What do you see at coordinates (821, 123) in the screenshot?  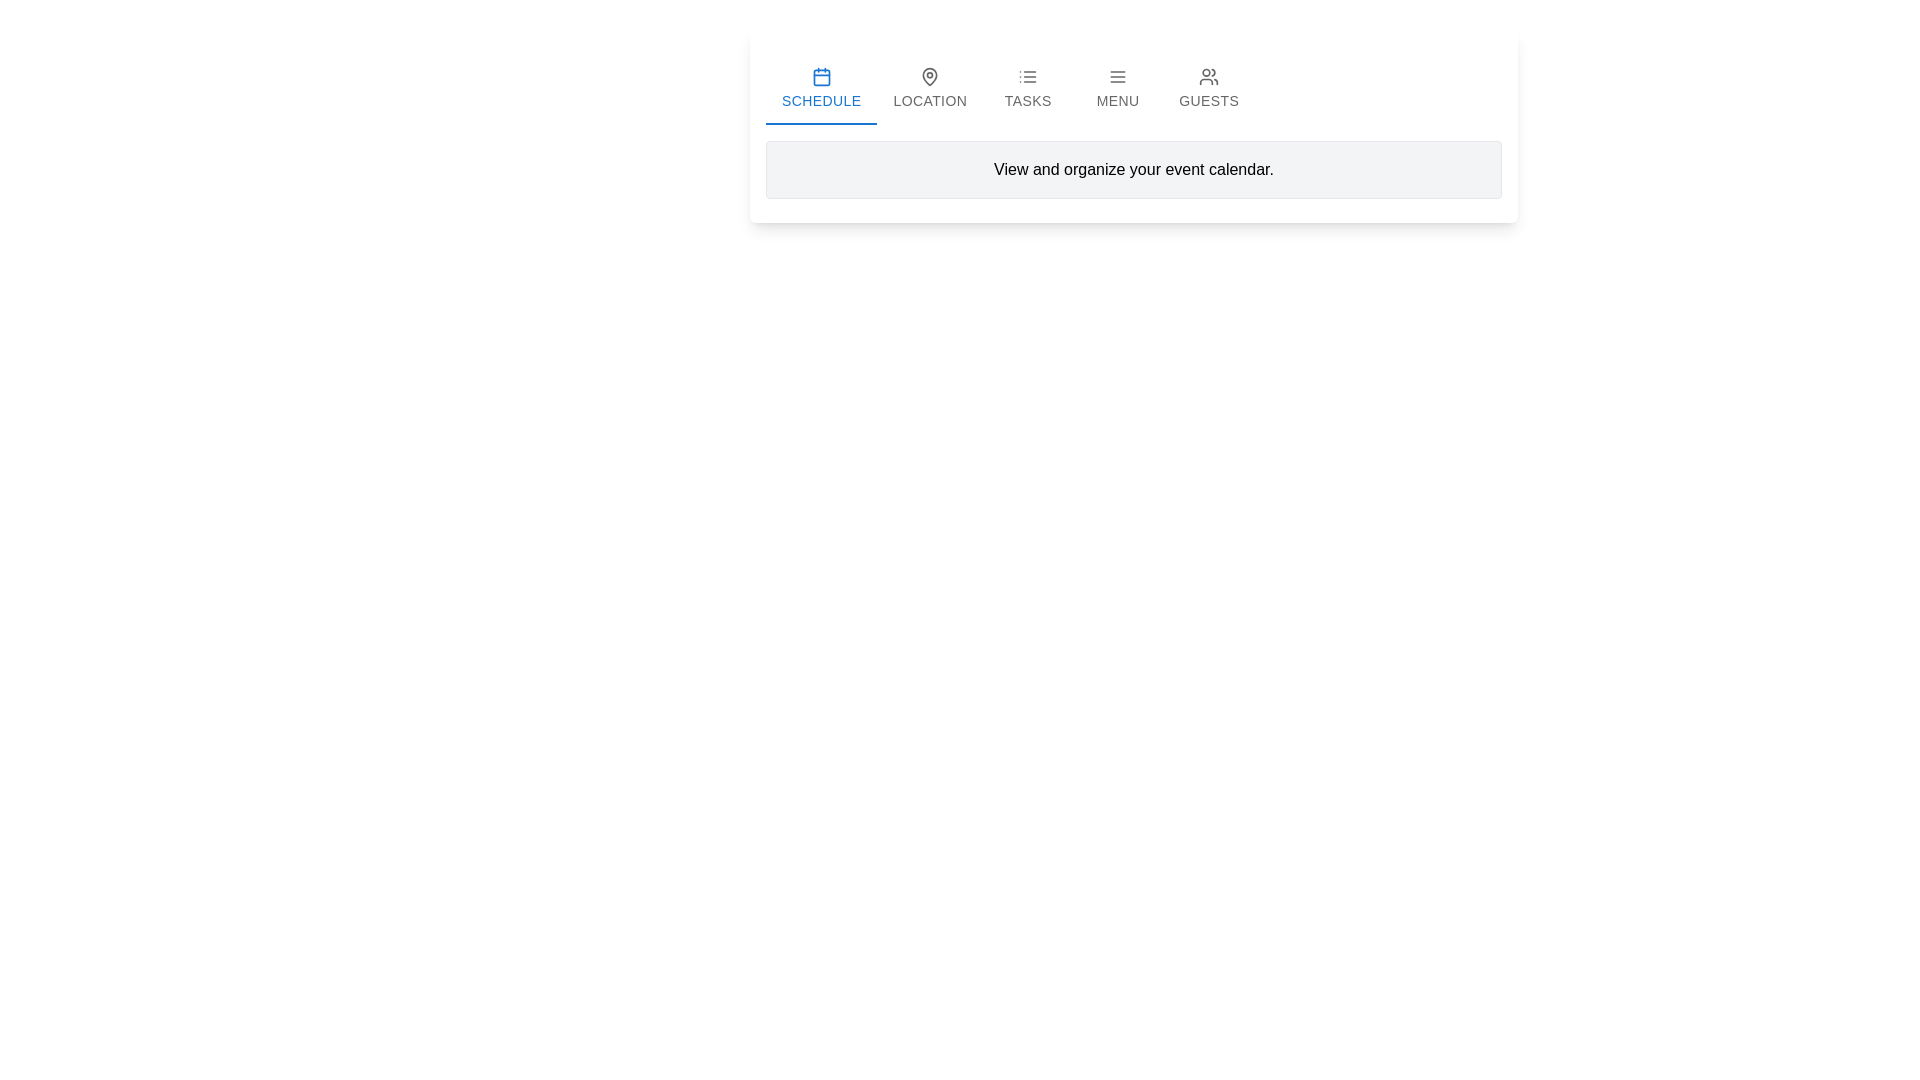 I see `the highlighted state of the Tab Indicator located directly below the 'Schedule' tab in the navigation menu, which visually indicates the currently active tab` at bounding box center [821, 123].